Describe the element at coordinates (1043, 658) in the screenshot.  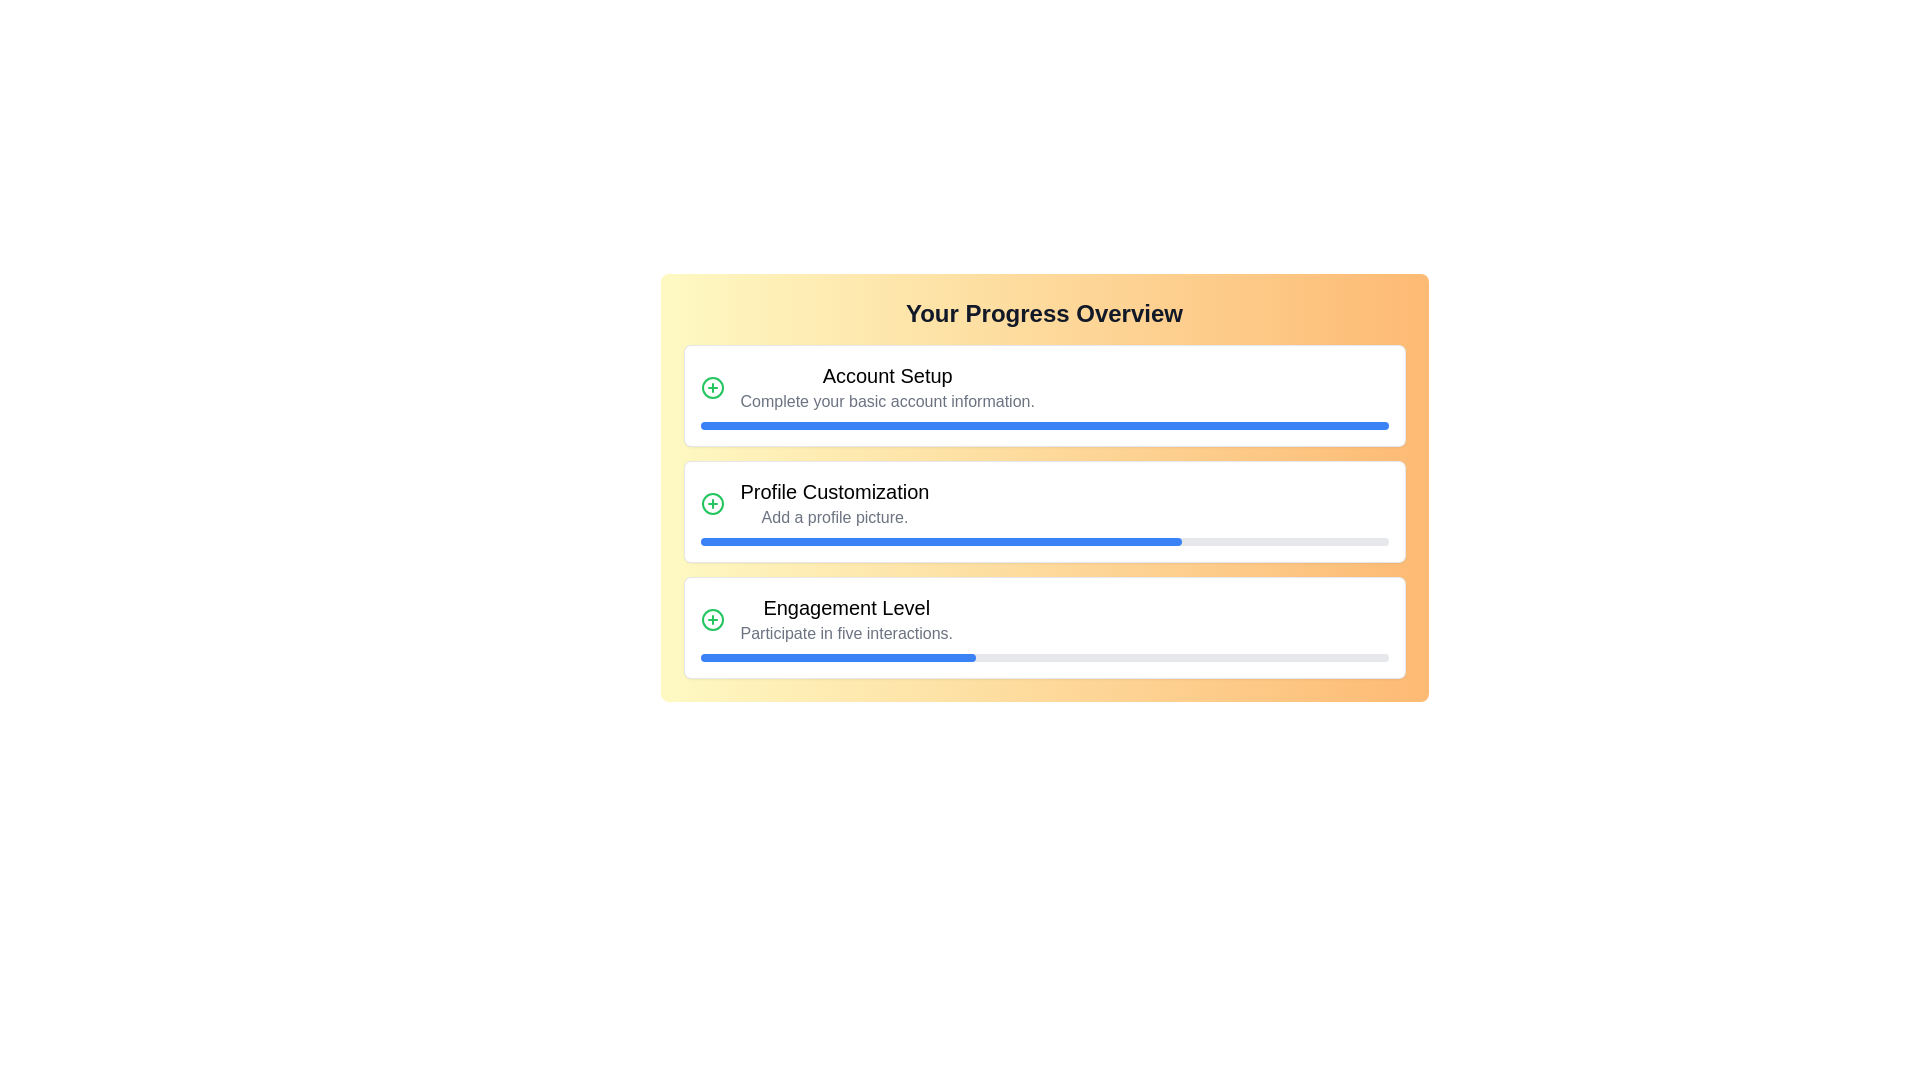
I see `the Progress Bar element, which is a thin, rounded rectangle with a gray background and 40% filled with blue, located within the 'Engagement Level' card, below the text 'Participate in five interactions.'` at that location.